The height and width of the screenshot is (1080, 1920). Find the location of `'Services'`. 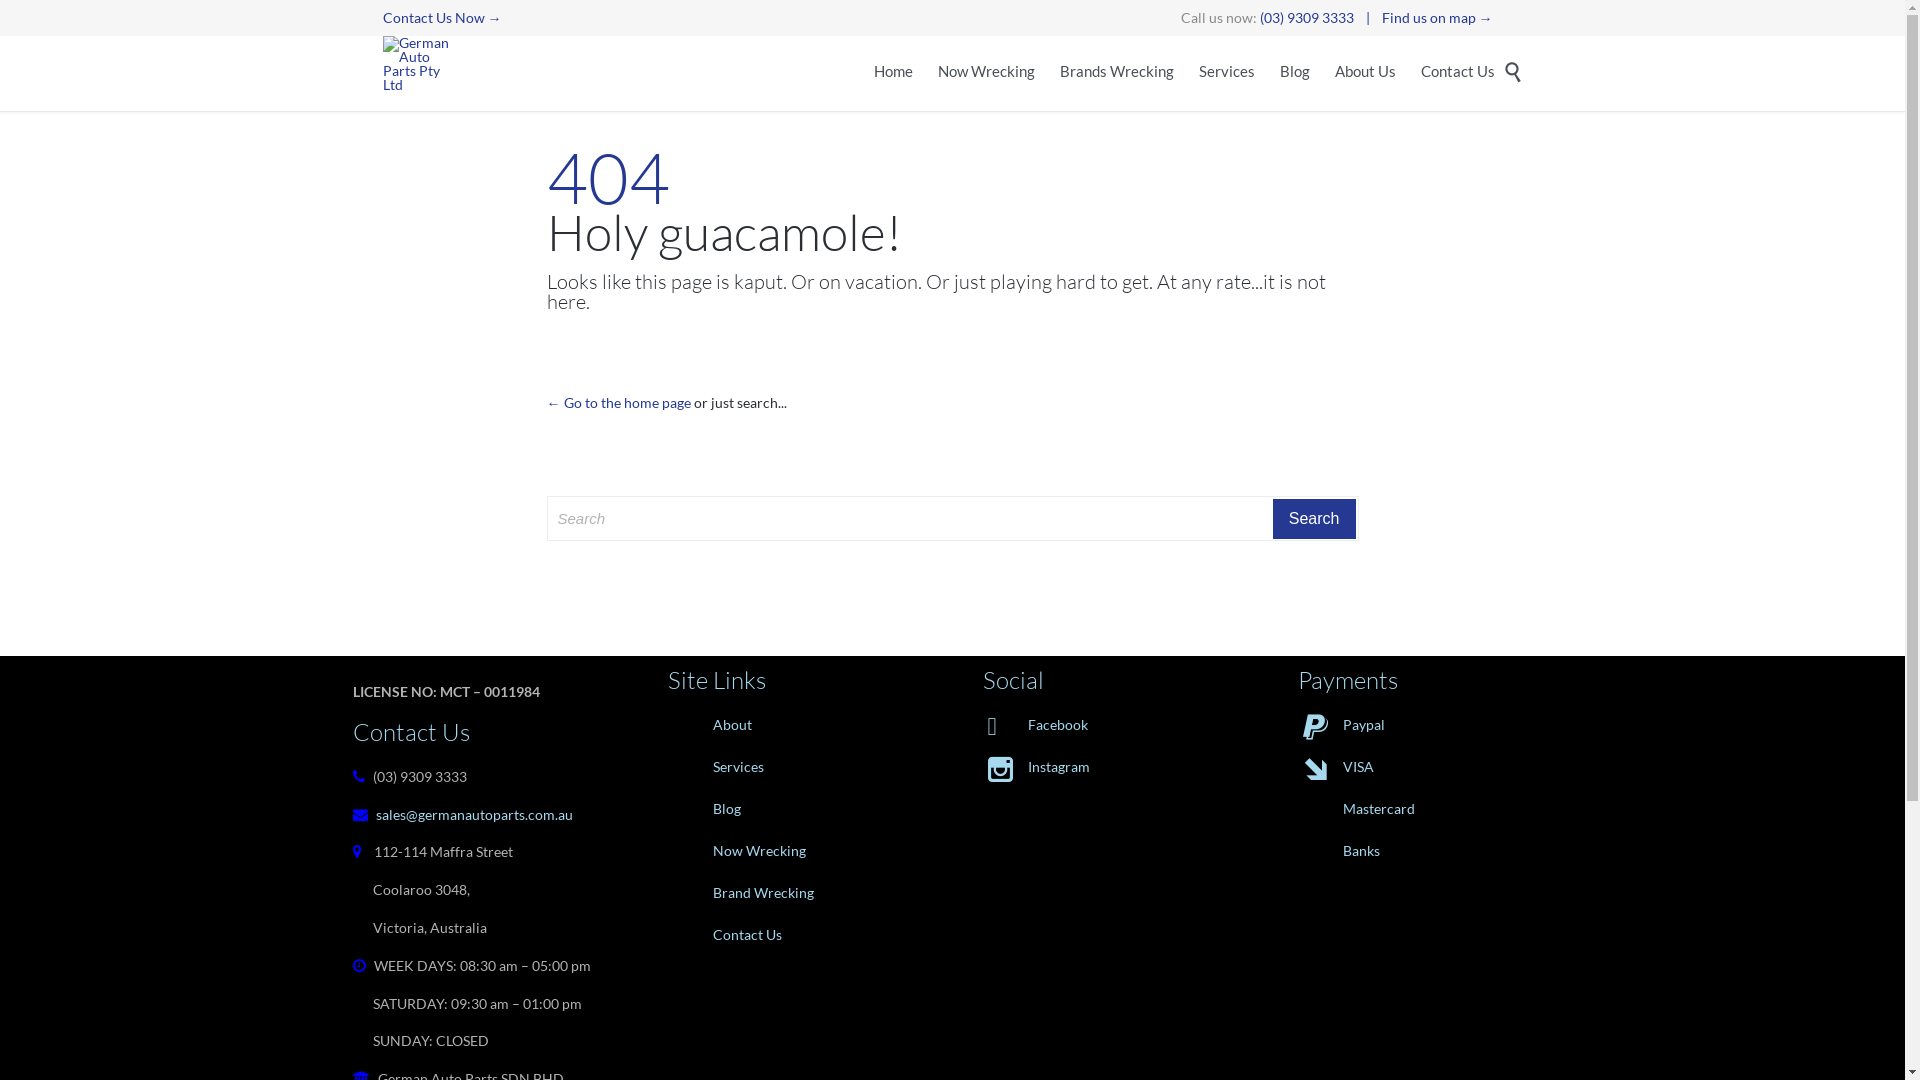

'Services' is located at coordinates (793, 766).